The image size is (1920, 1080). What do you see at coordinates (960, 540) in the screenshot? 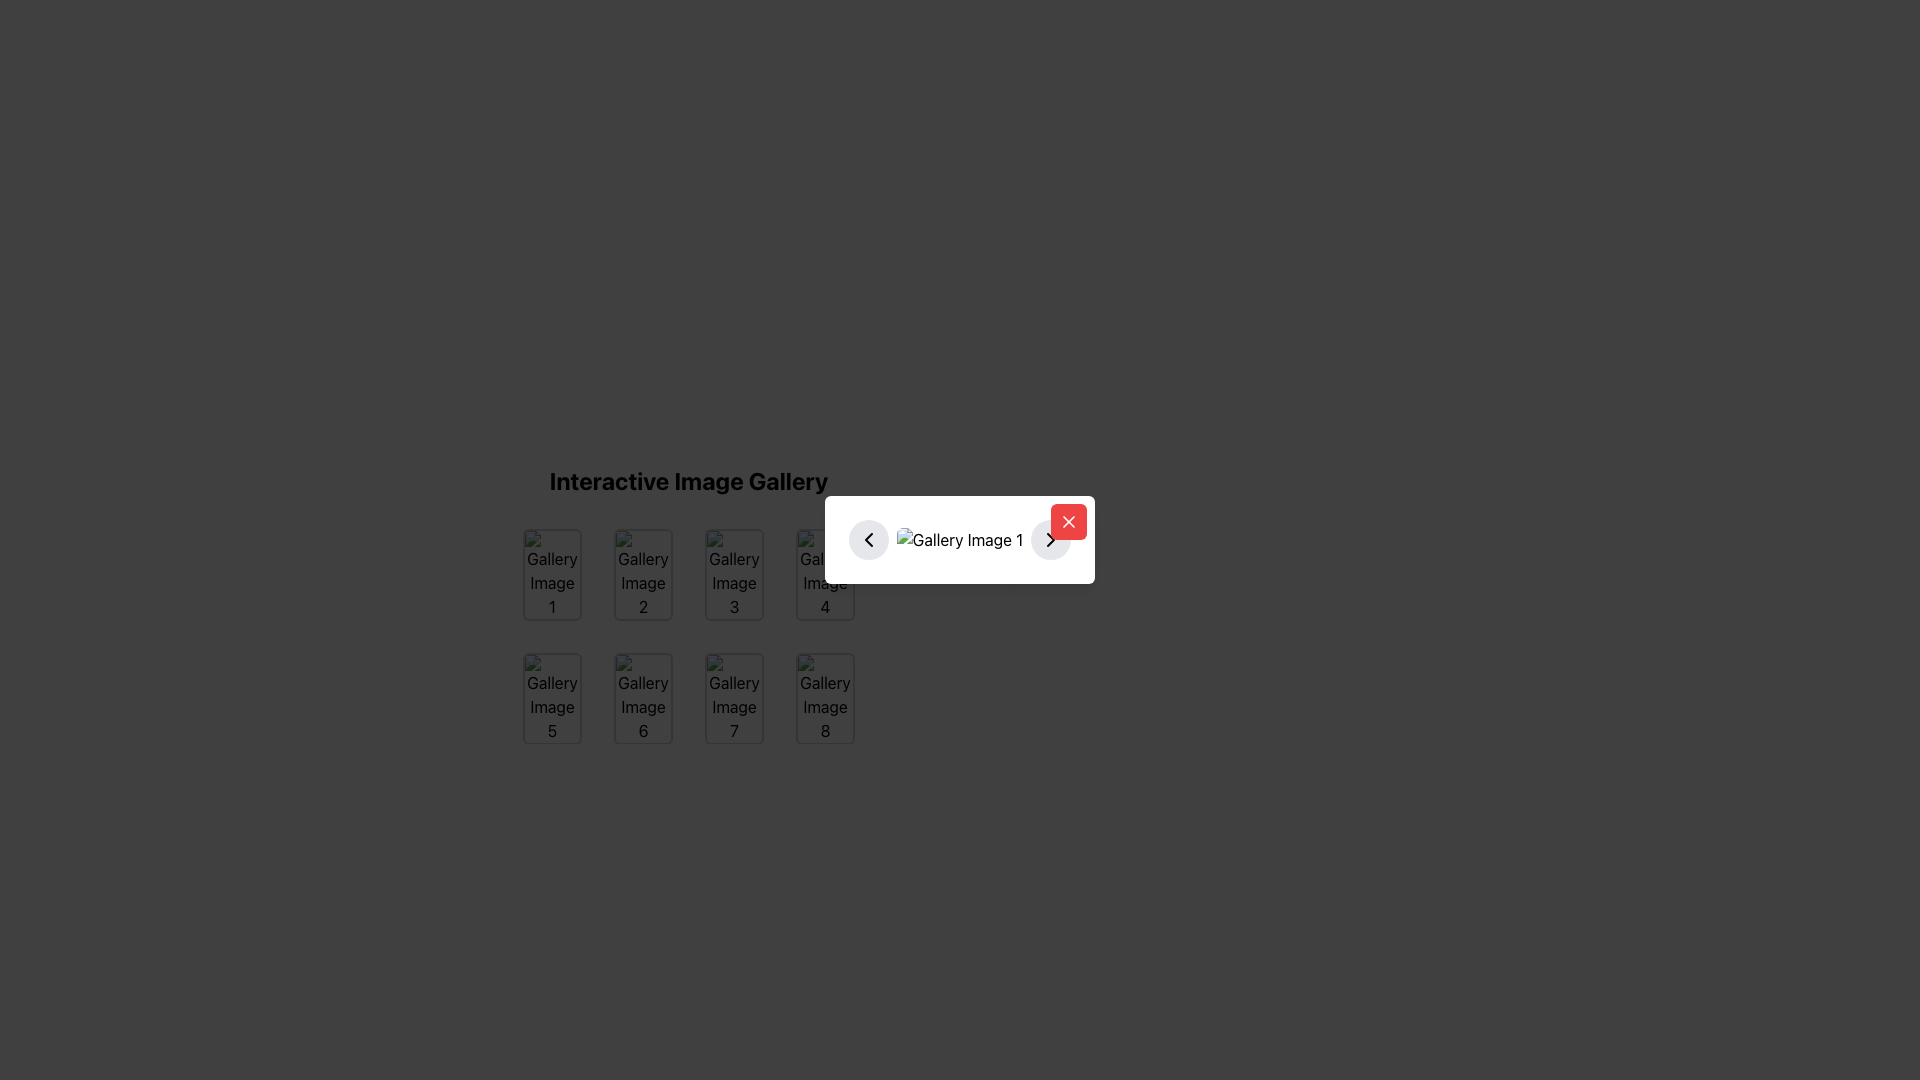
I see `the central image displayed within the interactive gallery viewer, positioned between two buttons` at bounding box center [960, 540].